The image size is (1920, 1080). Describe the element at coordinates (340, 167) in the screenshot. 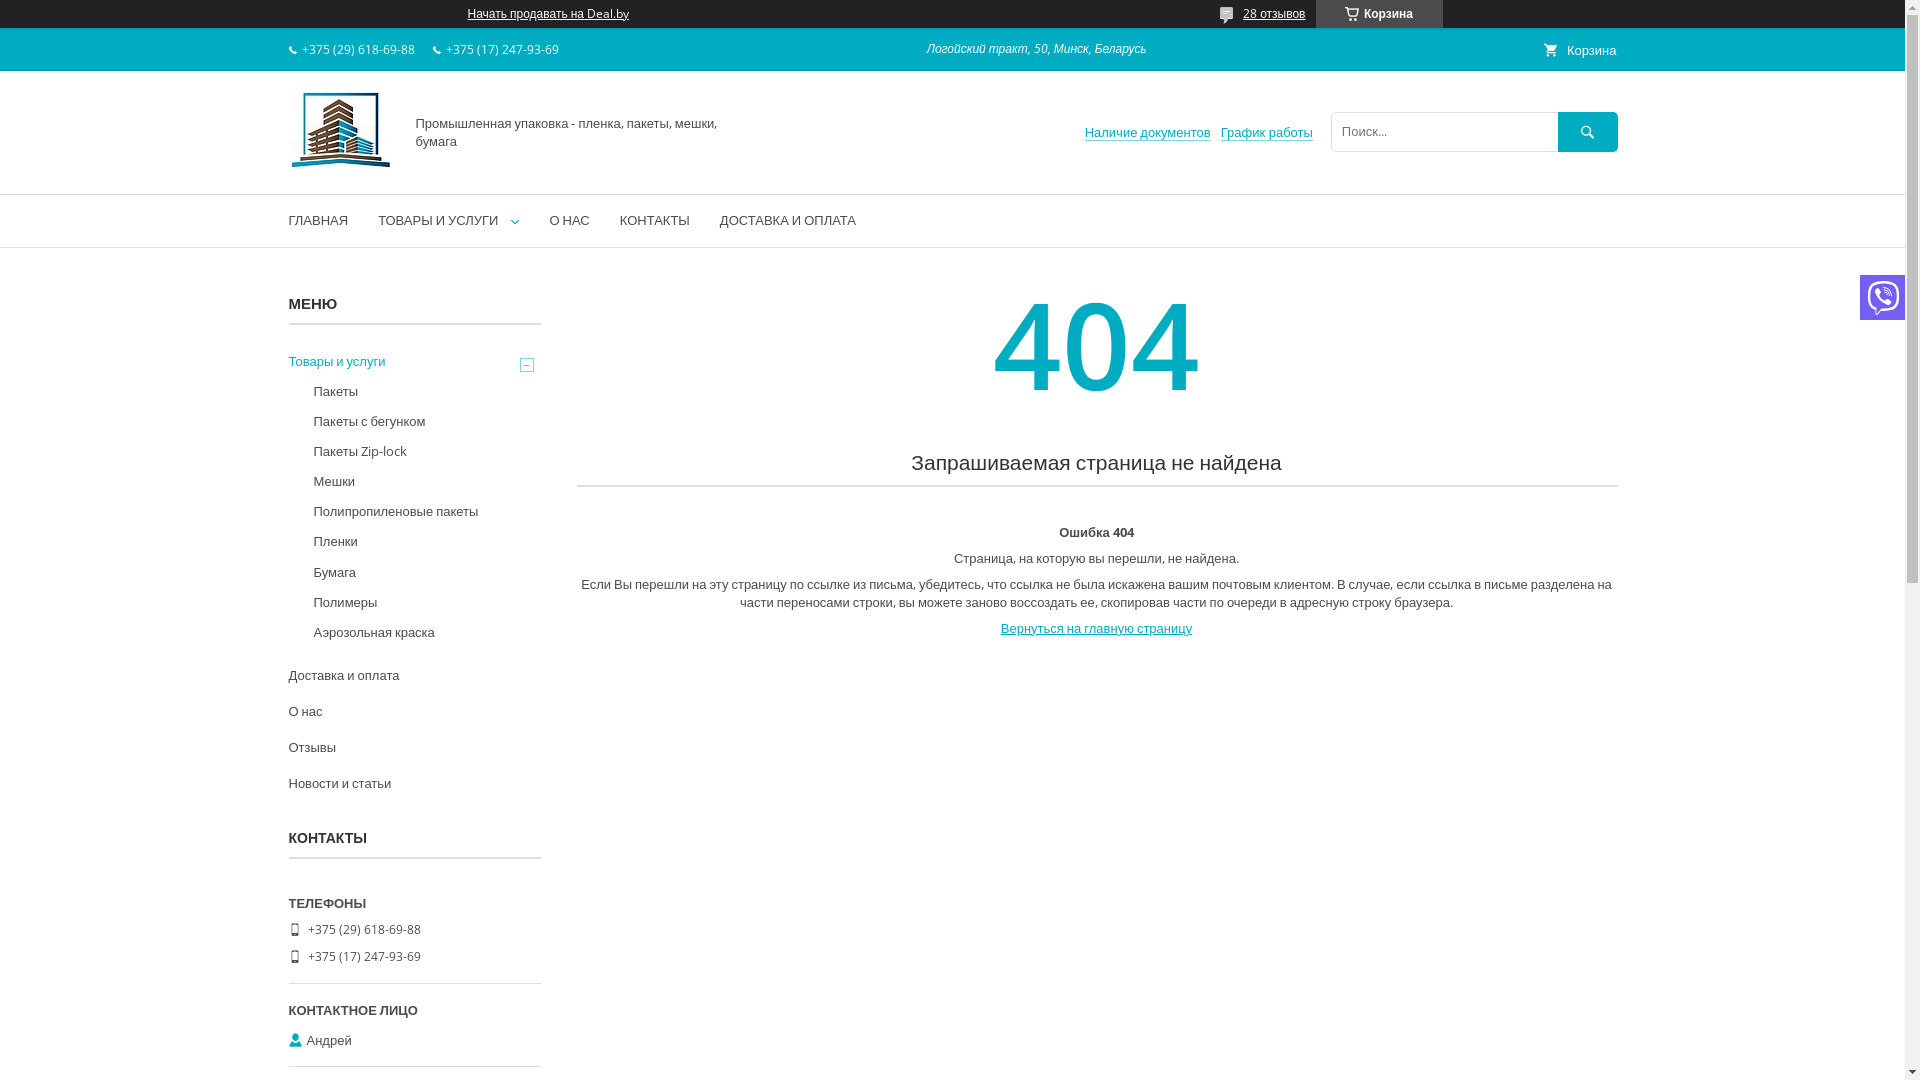

I see `'izodom.by'` at that location.